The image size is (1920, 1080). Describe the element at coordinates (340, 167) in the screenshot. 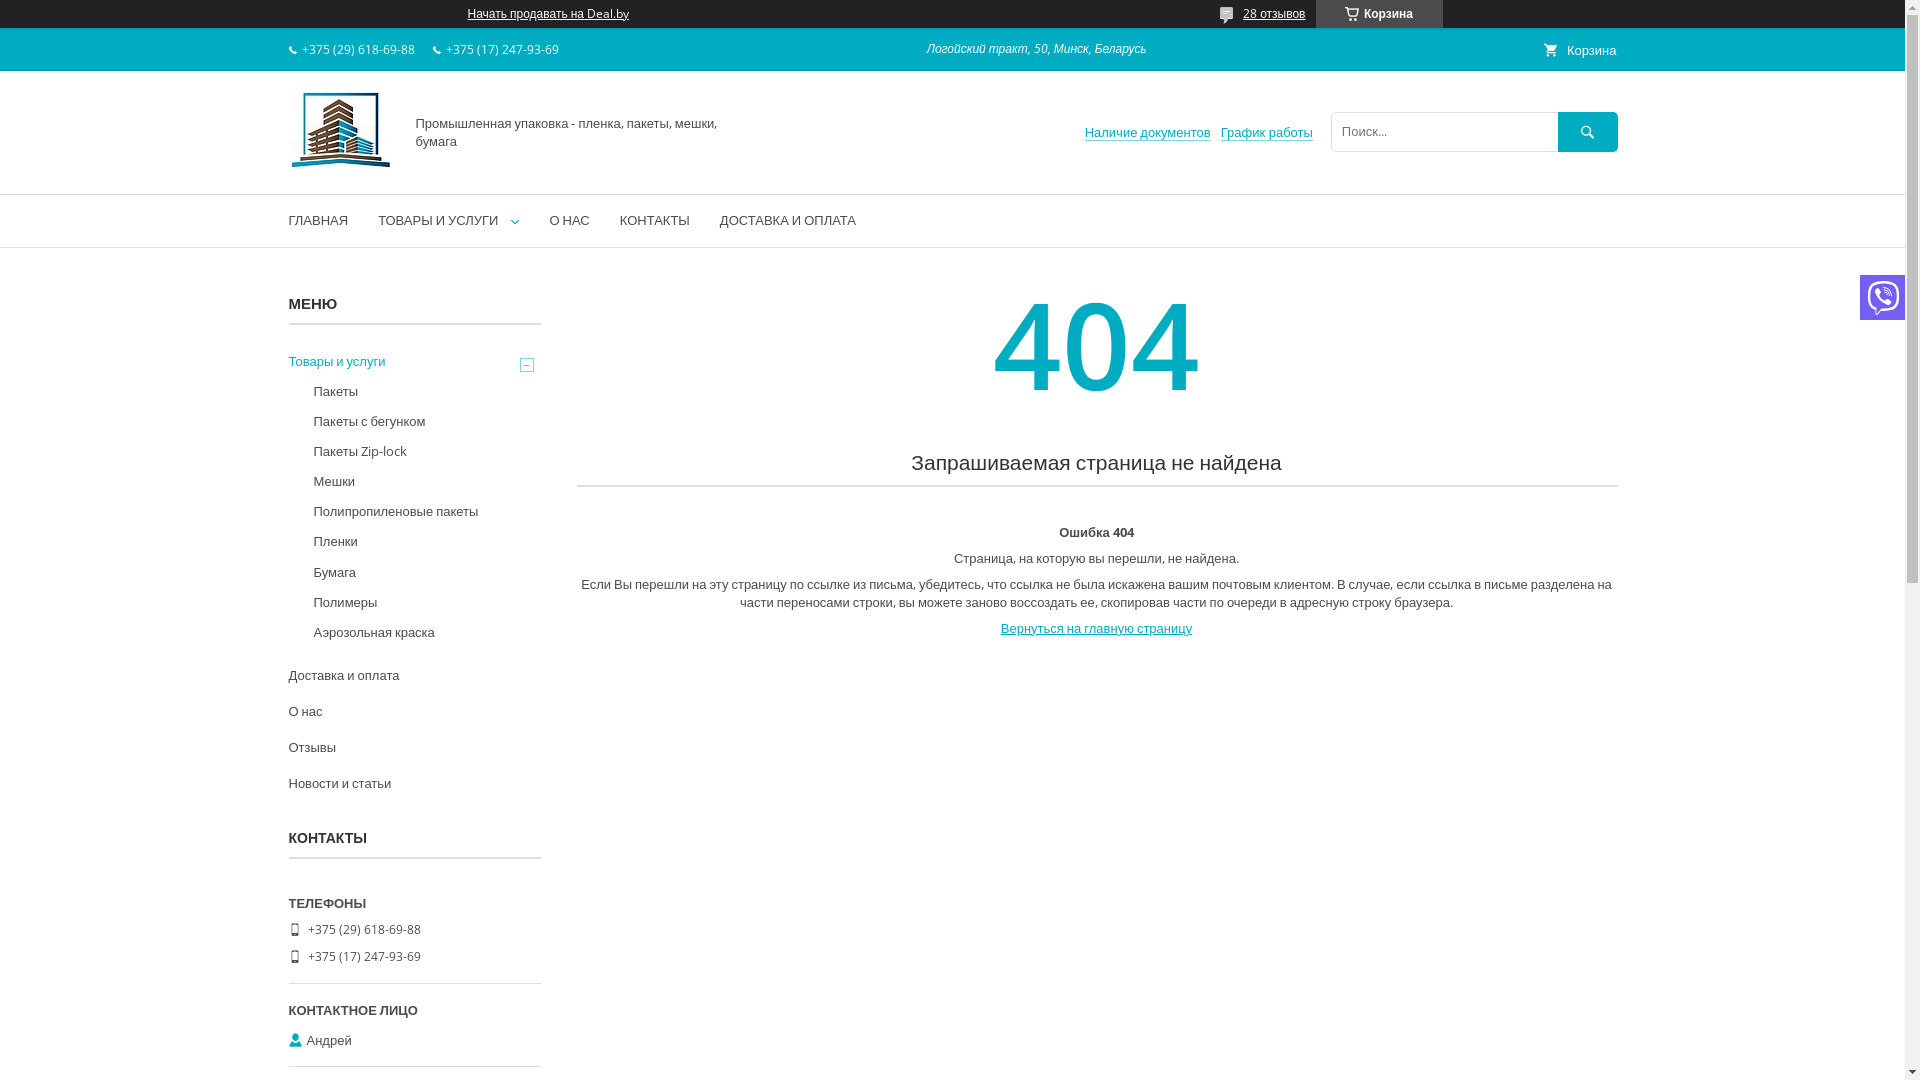

I see `'izodom.by'` at that location.